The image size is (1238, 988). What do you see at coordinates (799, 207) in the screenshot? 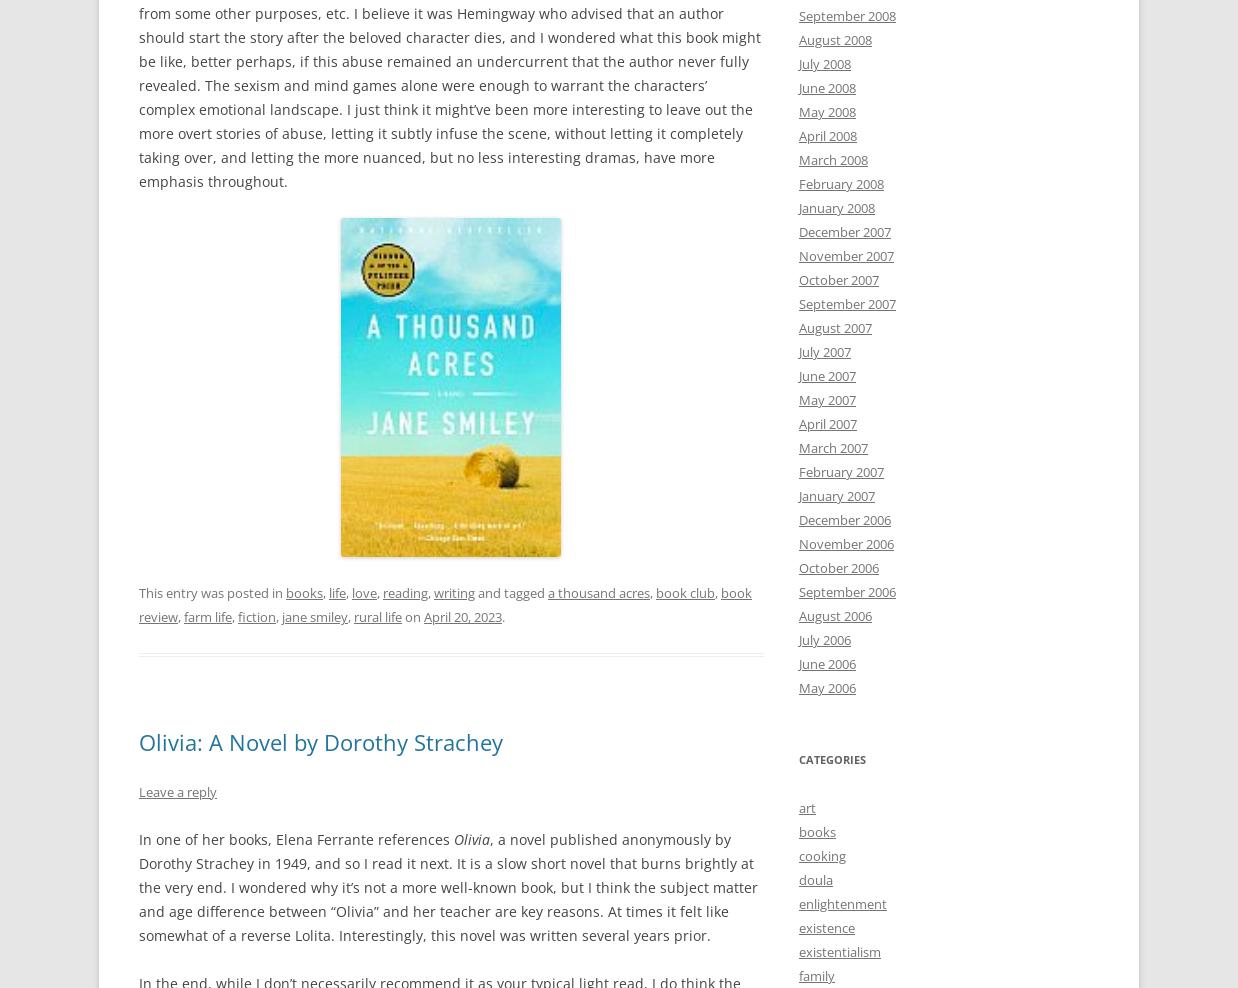
I see `'January 2008'` at bounding box center [799, 207].